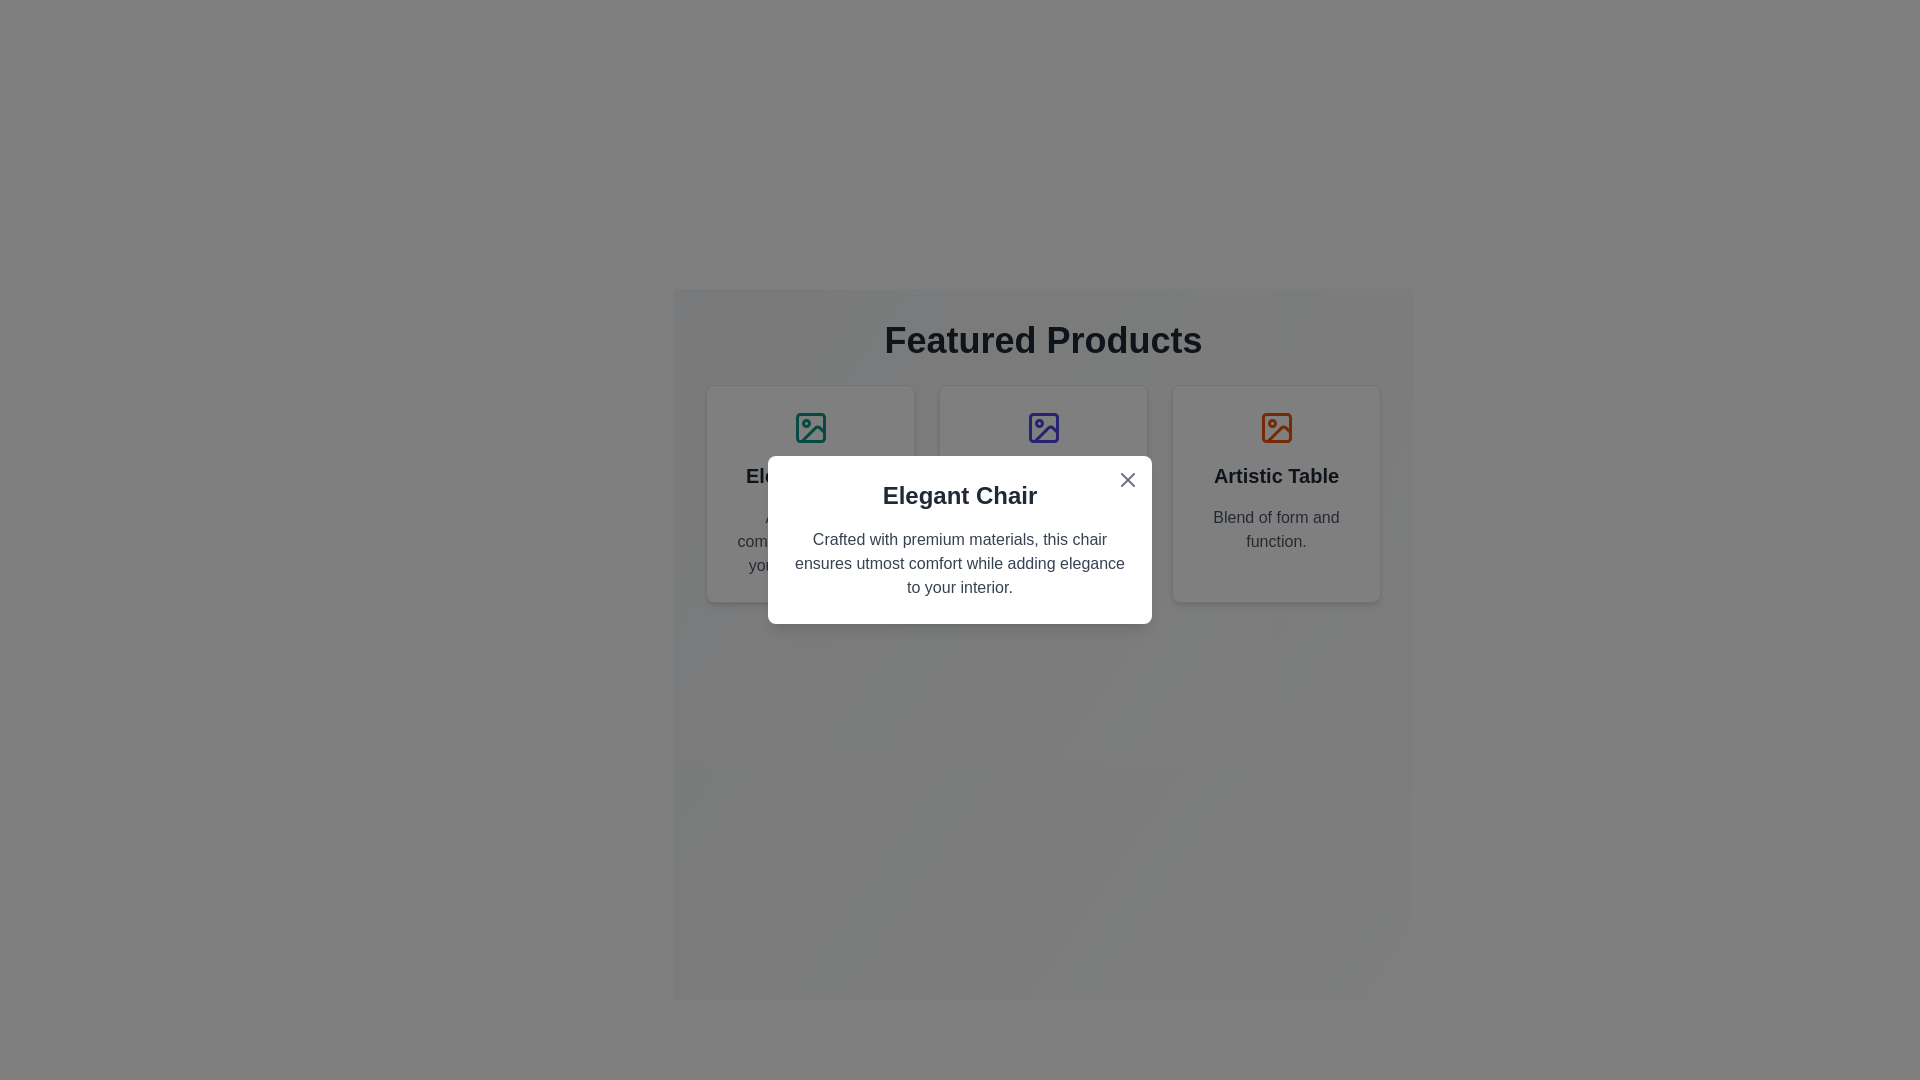 The width and height of the screenshot is (1920, 1080). Describe the element at coordinates (1042, 427) in the screenshot. I see `the icon representing visual or image-related features located at the top of the card above the text 'Modern Lamp' and 'A sleek lamp designed for functional brilliance.'` at that location.